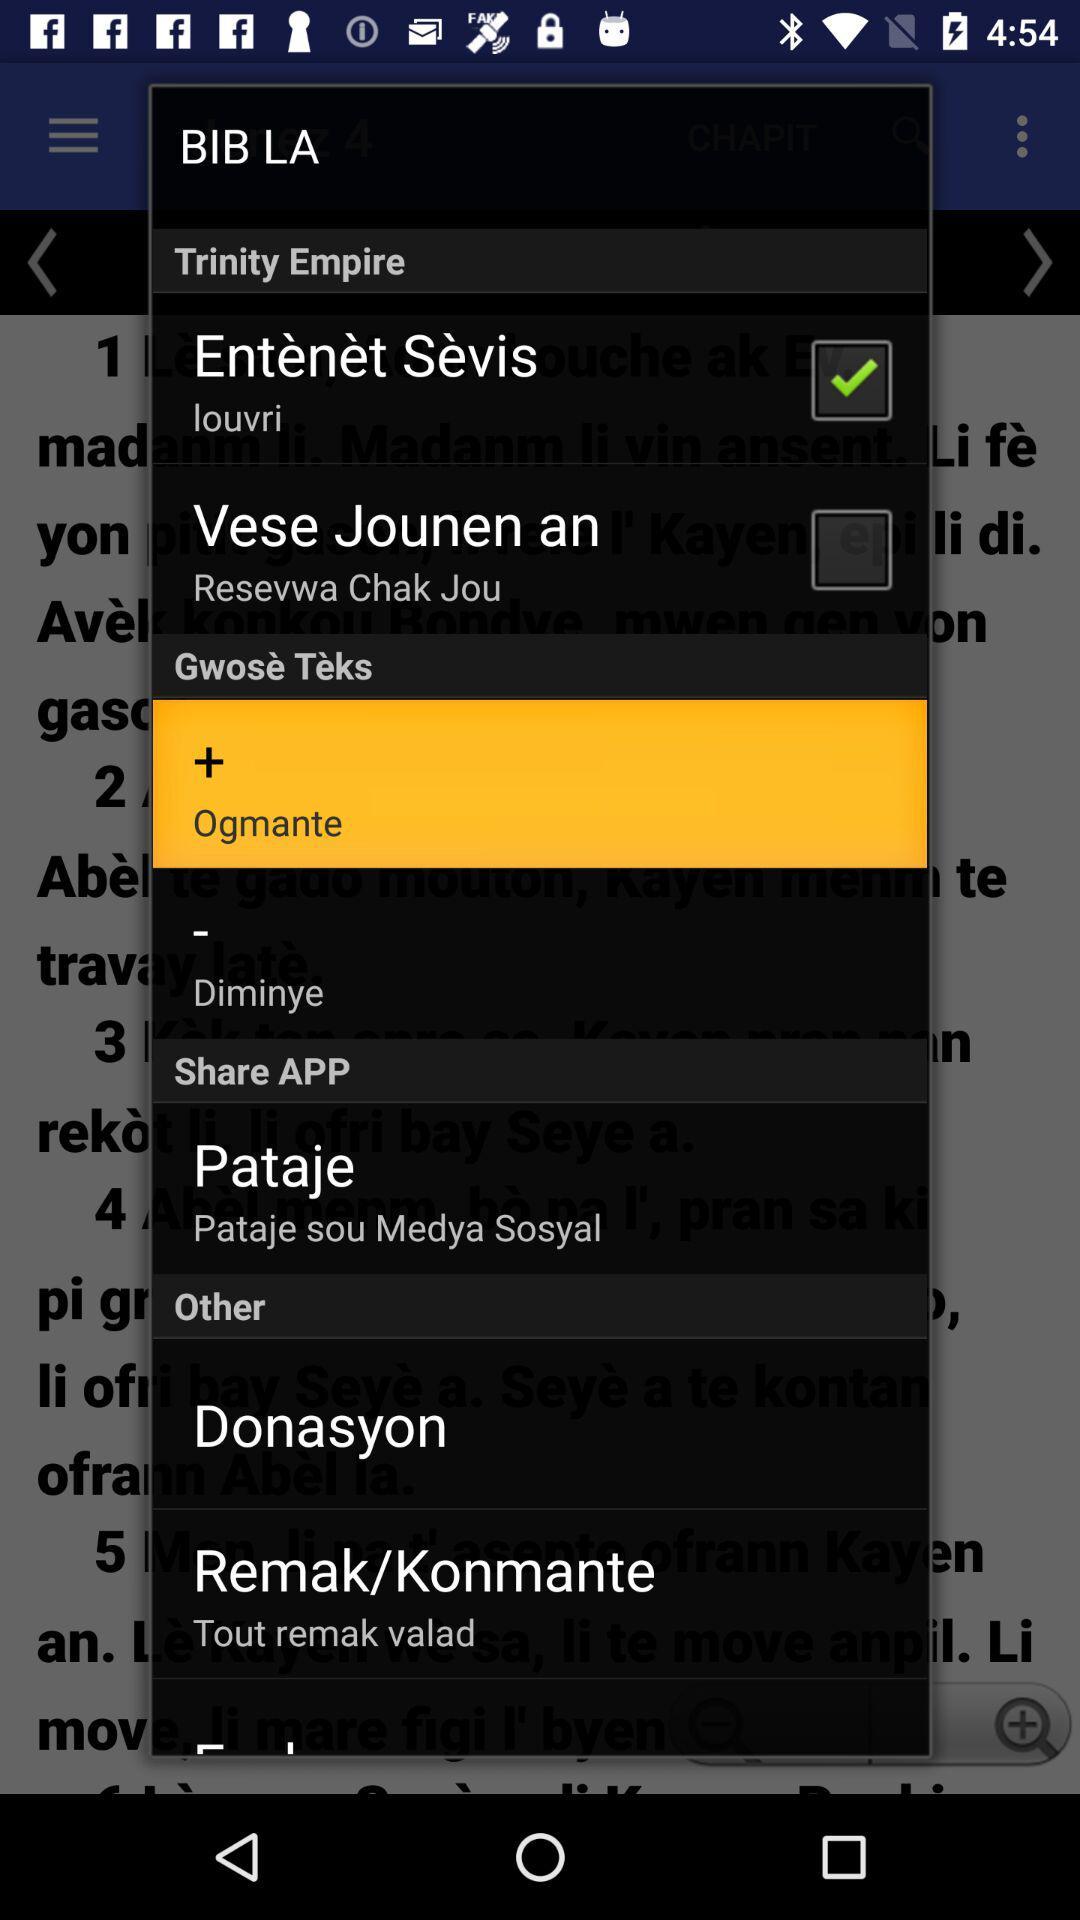 This screenshot has width=1080, height=1920. Describe the element at coordinates (540, 1306) in the screenshot. I see `the icon below pataje sou medya app` at that location.